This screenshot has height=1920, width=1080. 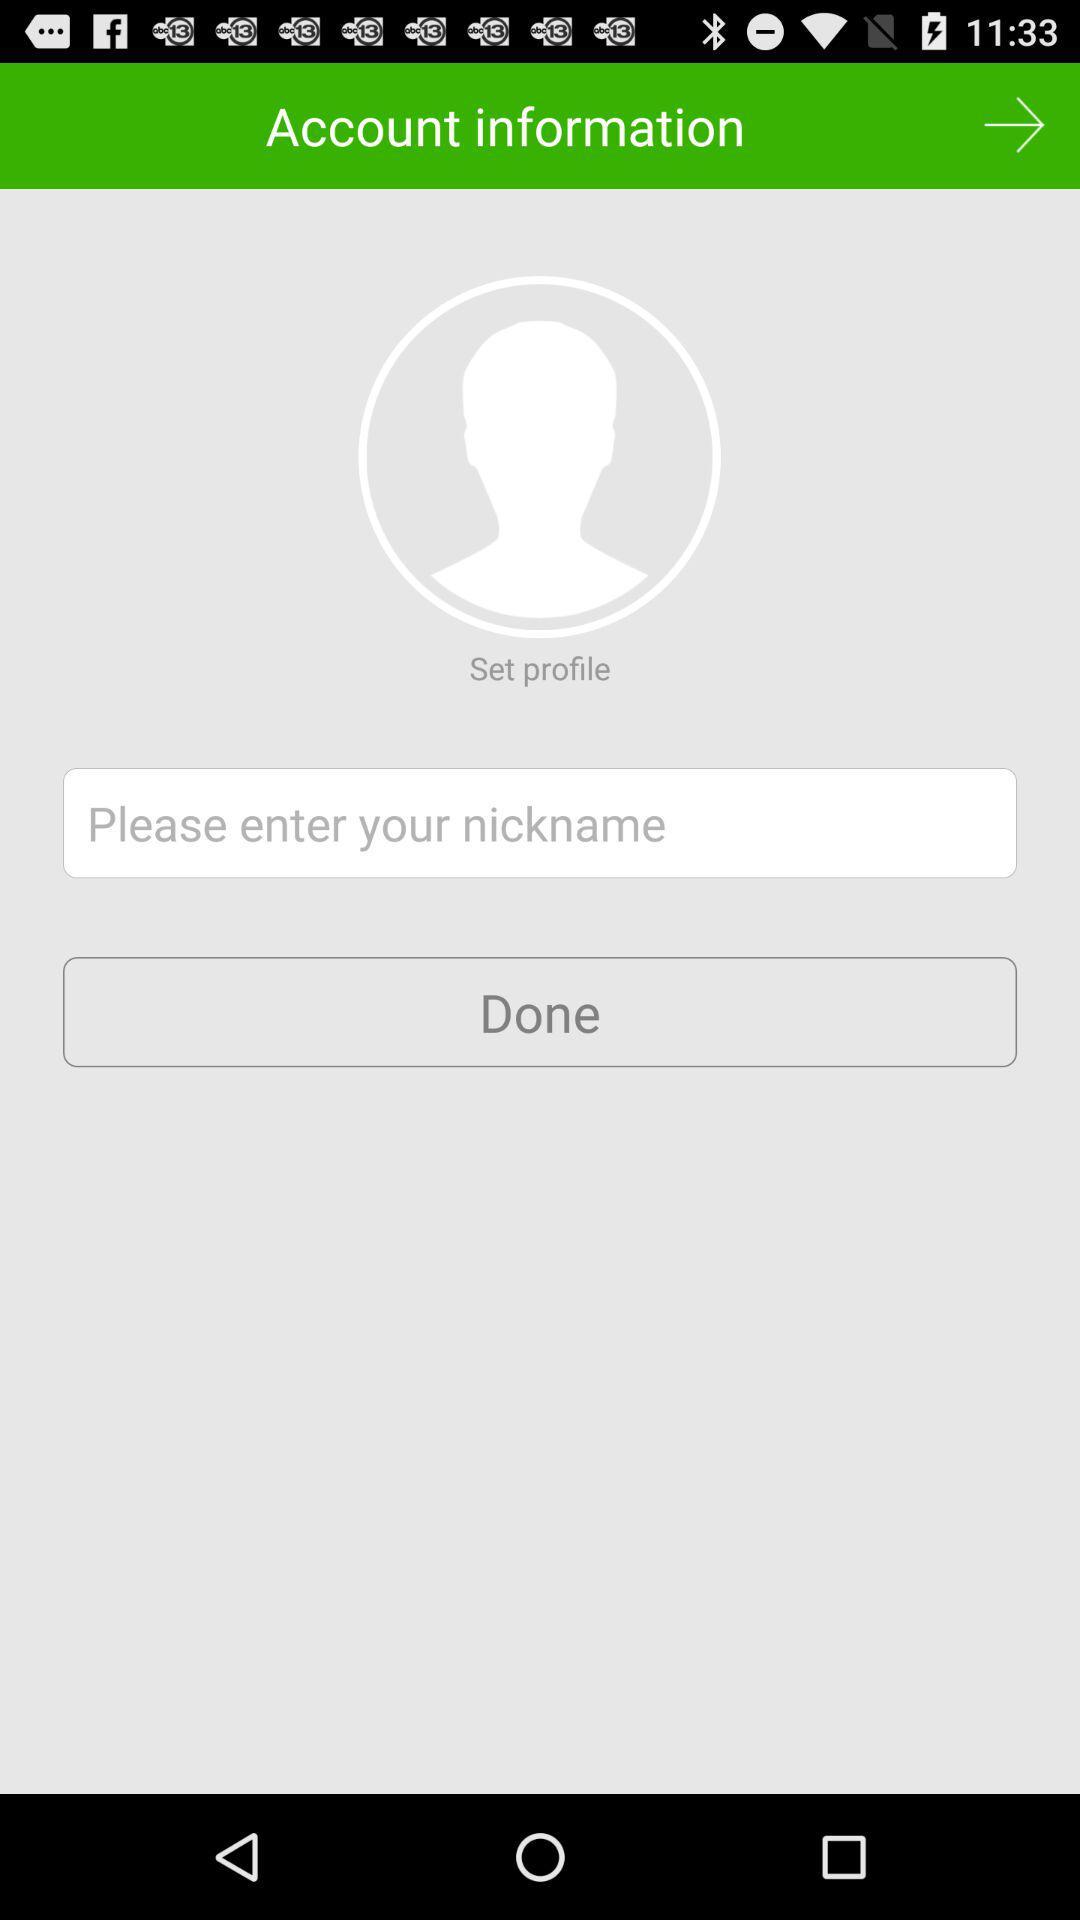 I want to click on set profile photo, so click(x=538, y=456).